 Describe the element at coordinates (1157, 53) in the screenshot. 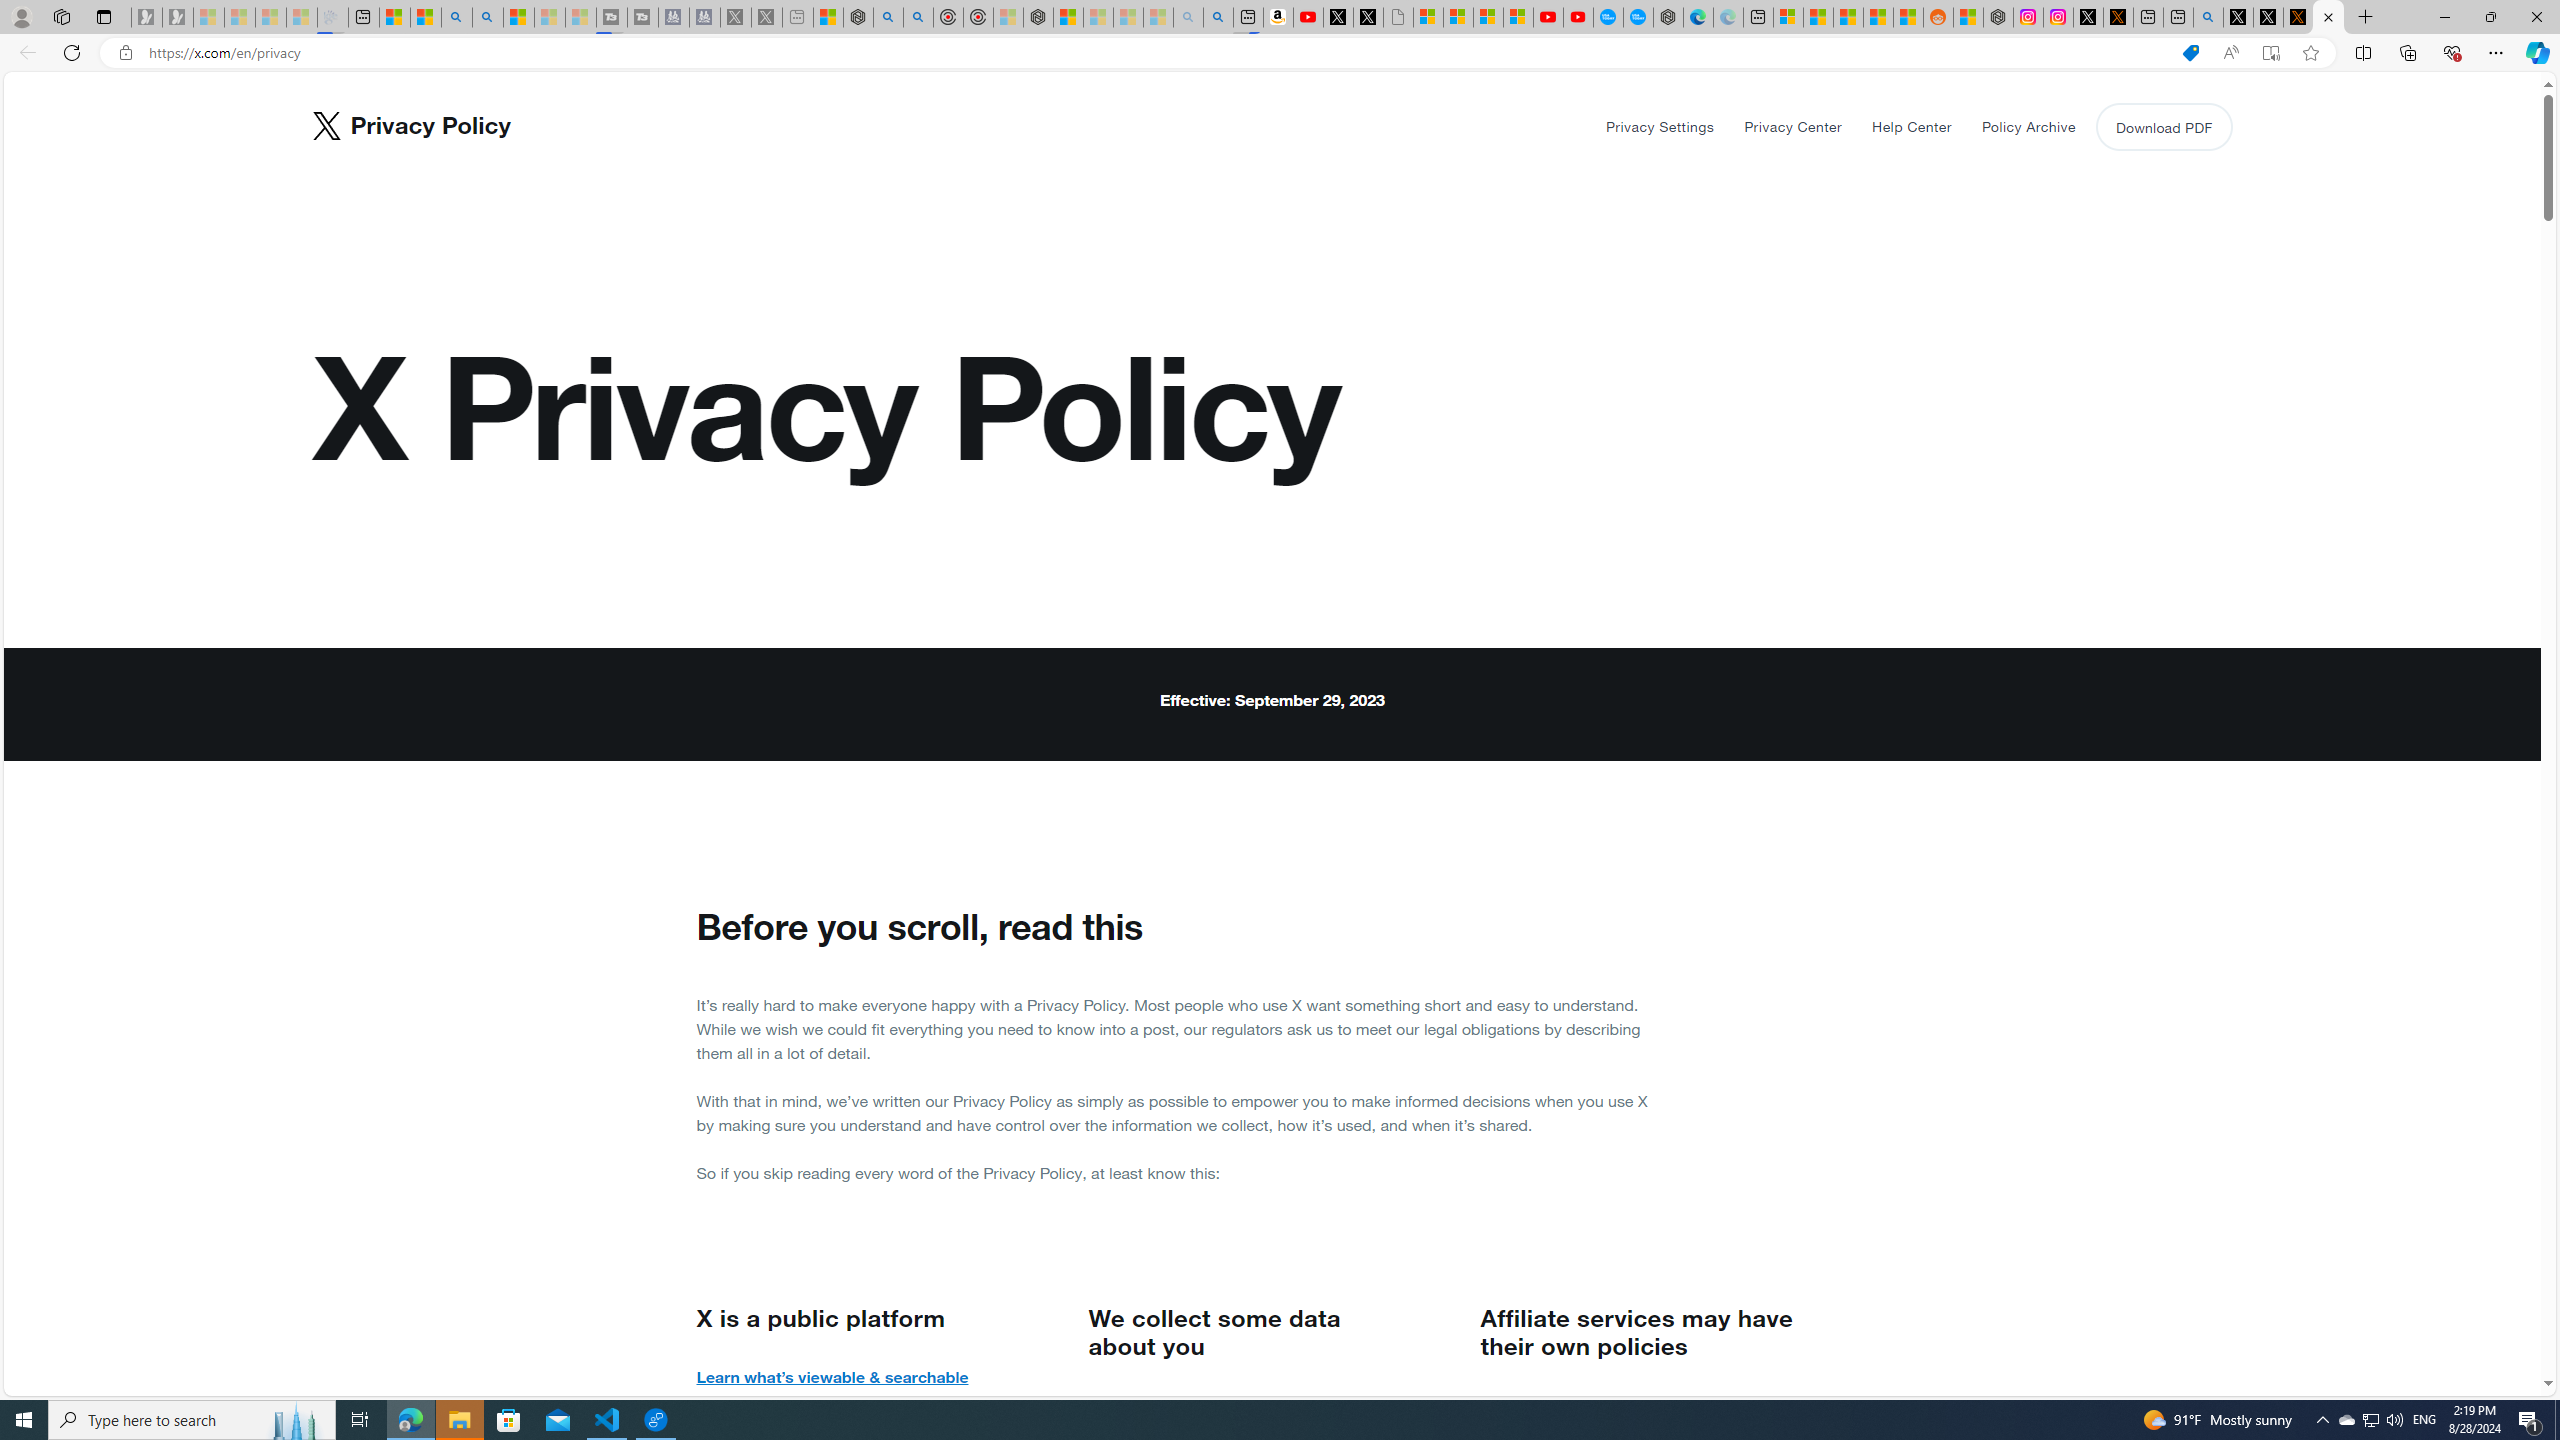

I see `'Address and search bar'` at that location.